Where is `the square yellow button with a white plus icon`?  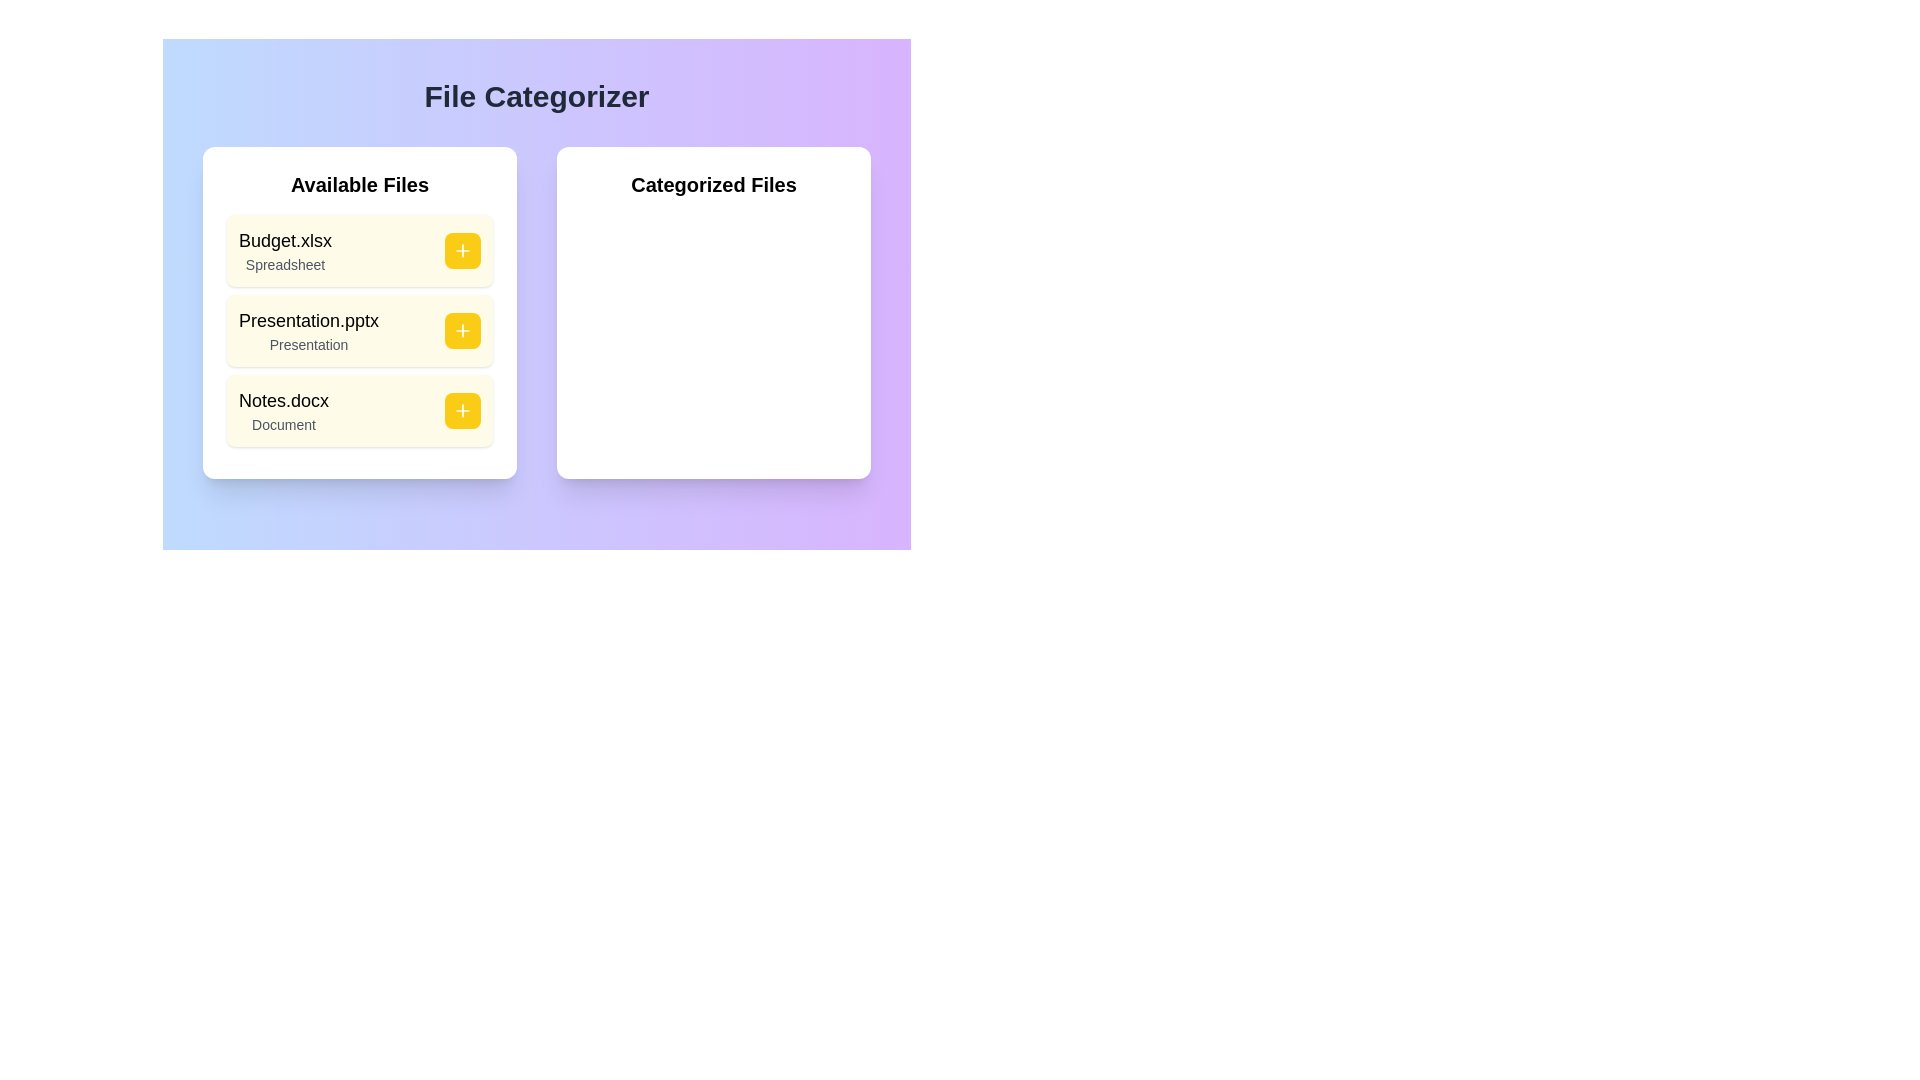 the square yellow button with a white plus icon is located at coordinates (461, 249).